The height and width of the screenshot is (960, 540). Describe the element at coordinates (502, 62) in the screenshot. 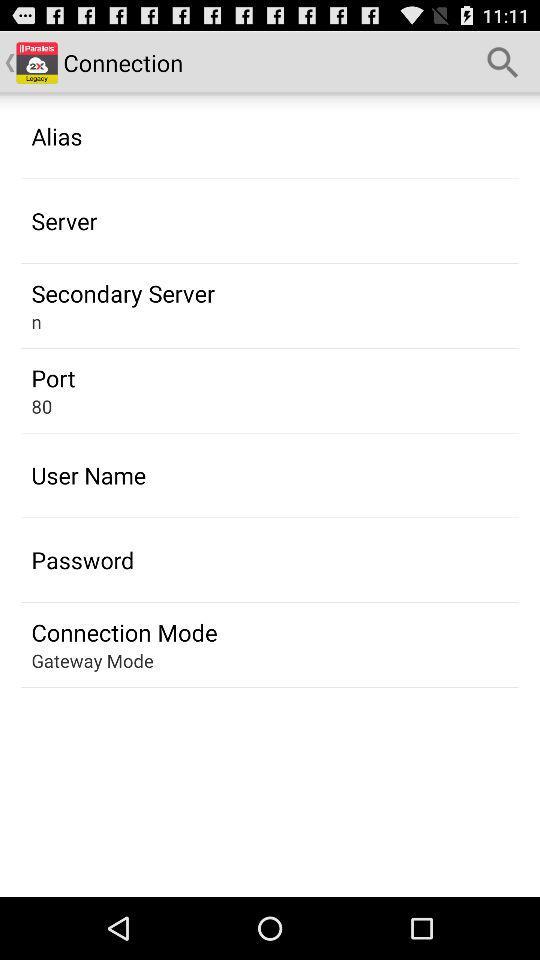

I see `app to the right of the connection icon` at that location.